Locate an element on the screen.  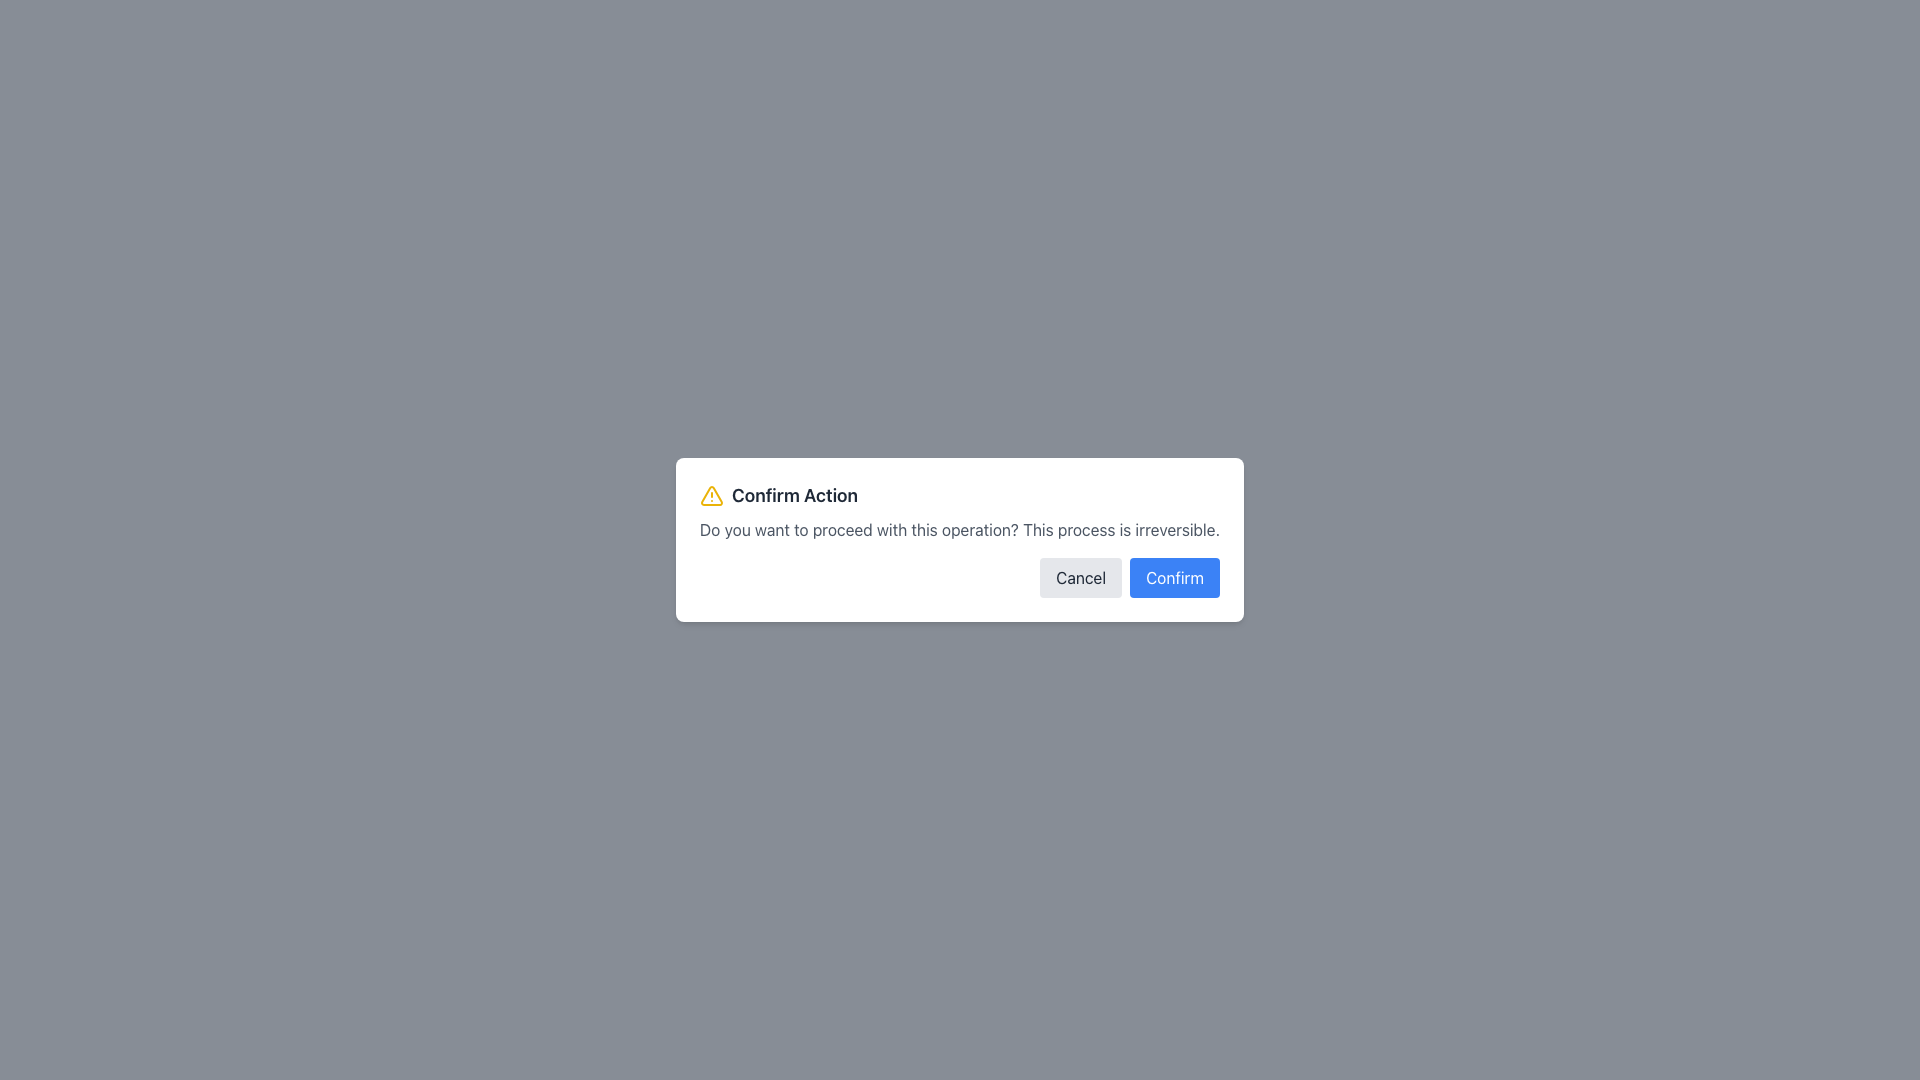
the blue 'Confirm' button is located at coordinates (1175, 578).